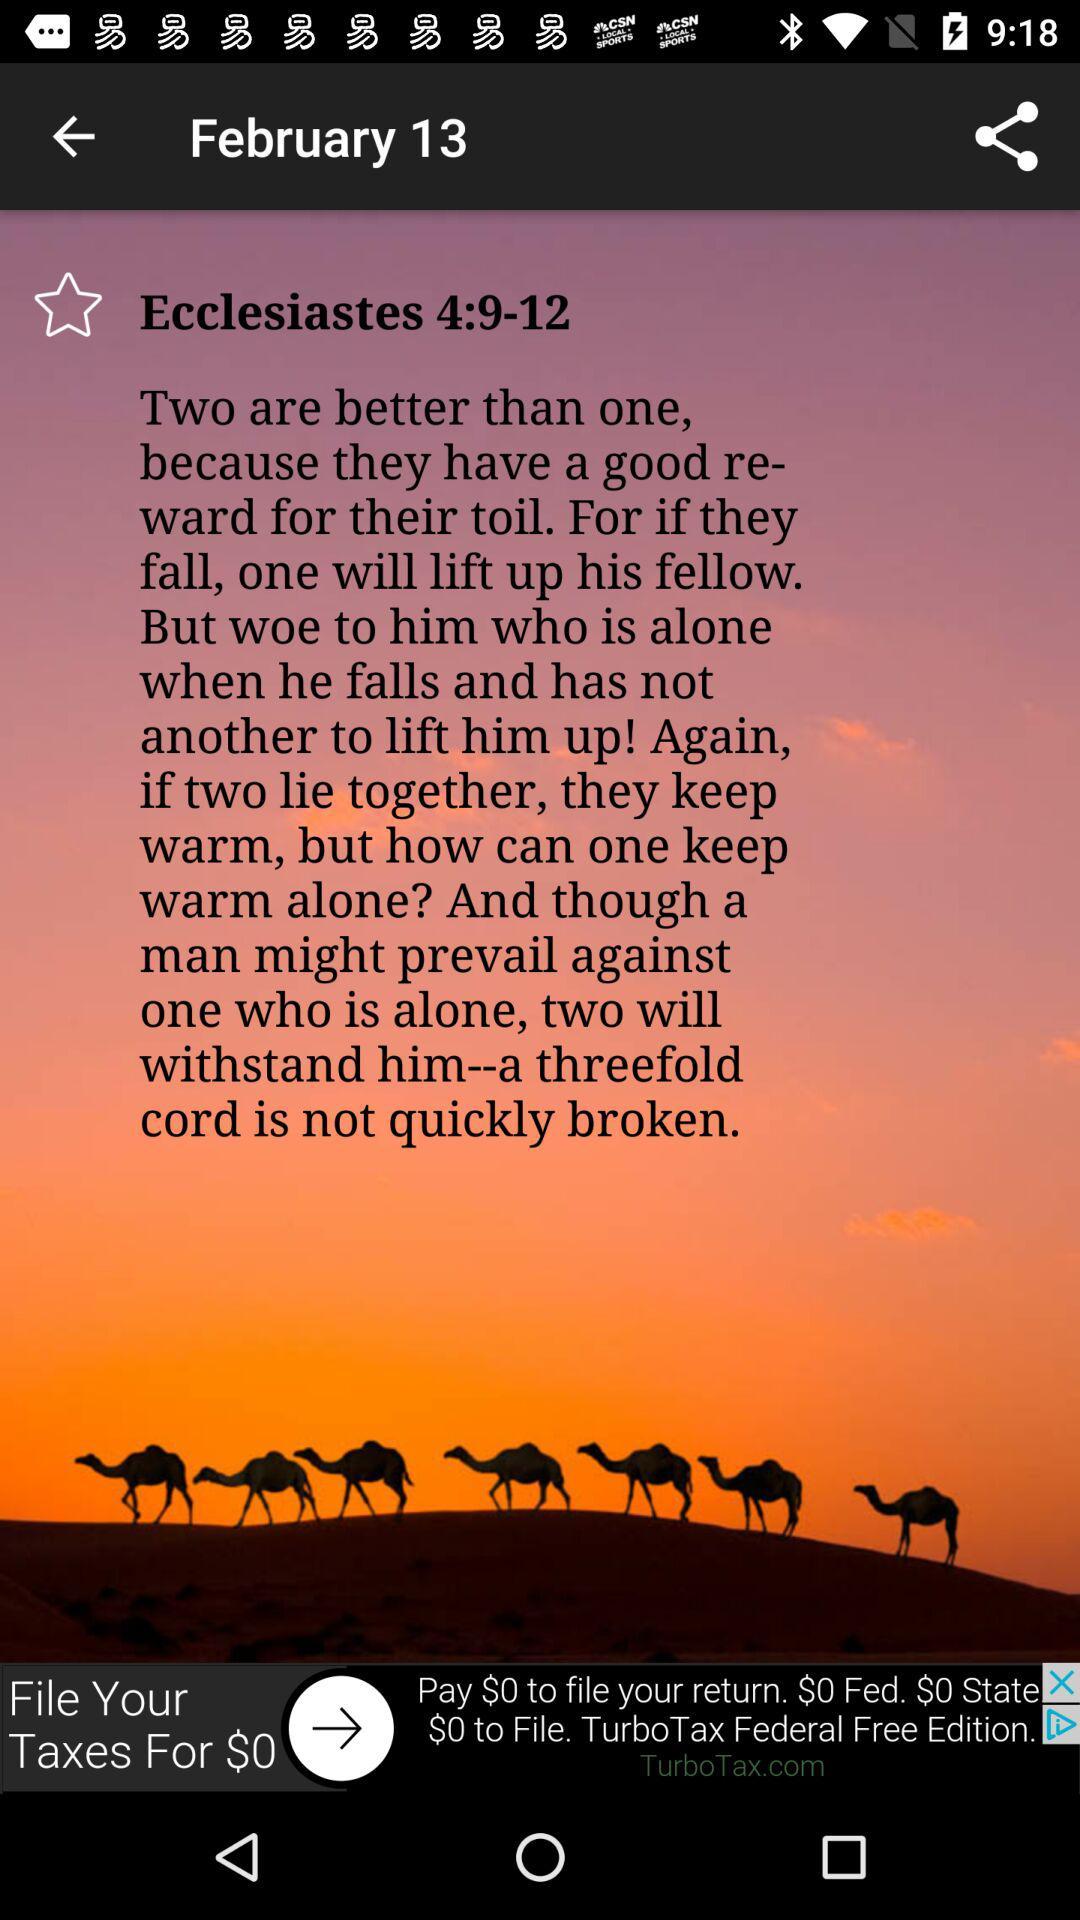  Describe the element at coordinates (67, 303) in the screenshot. I see `to favorites` at that location.